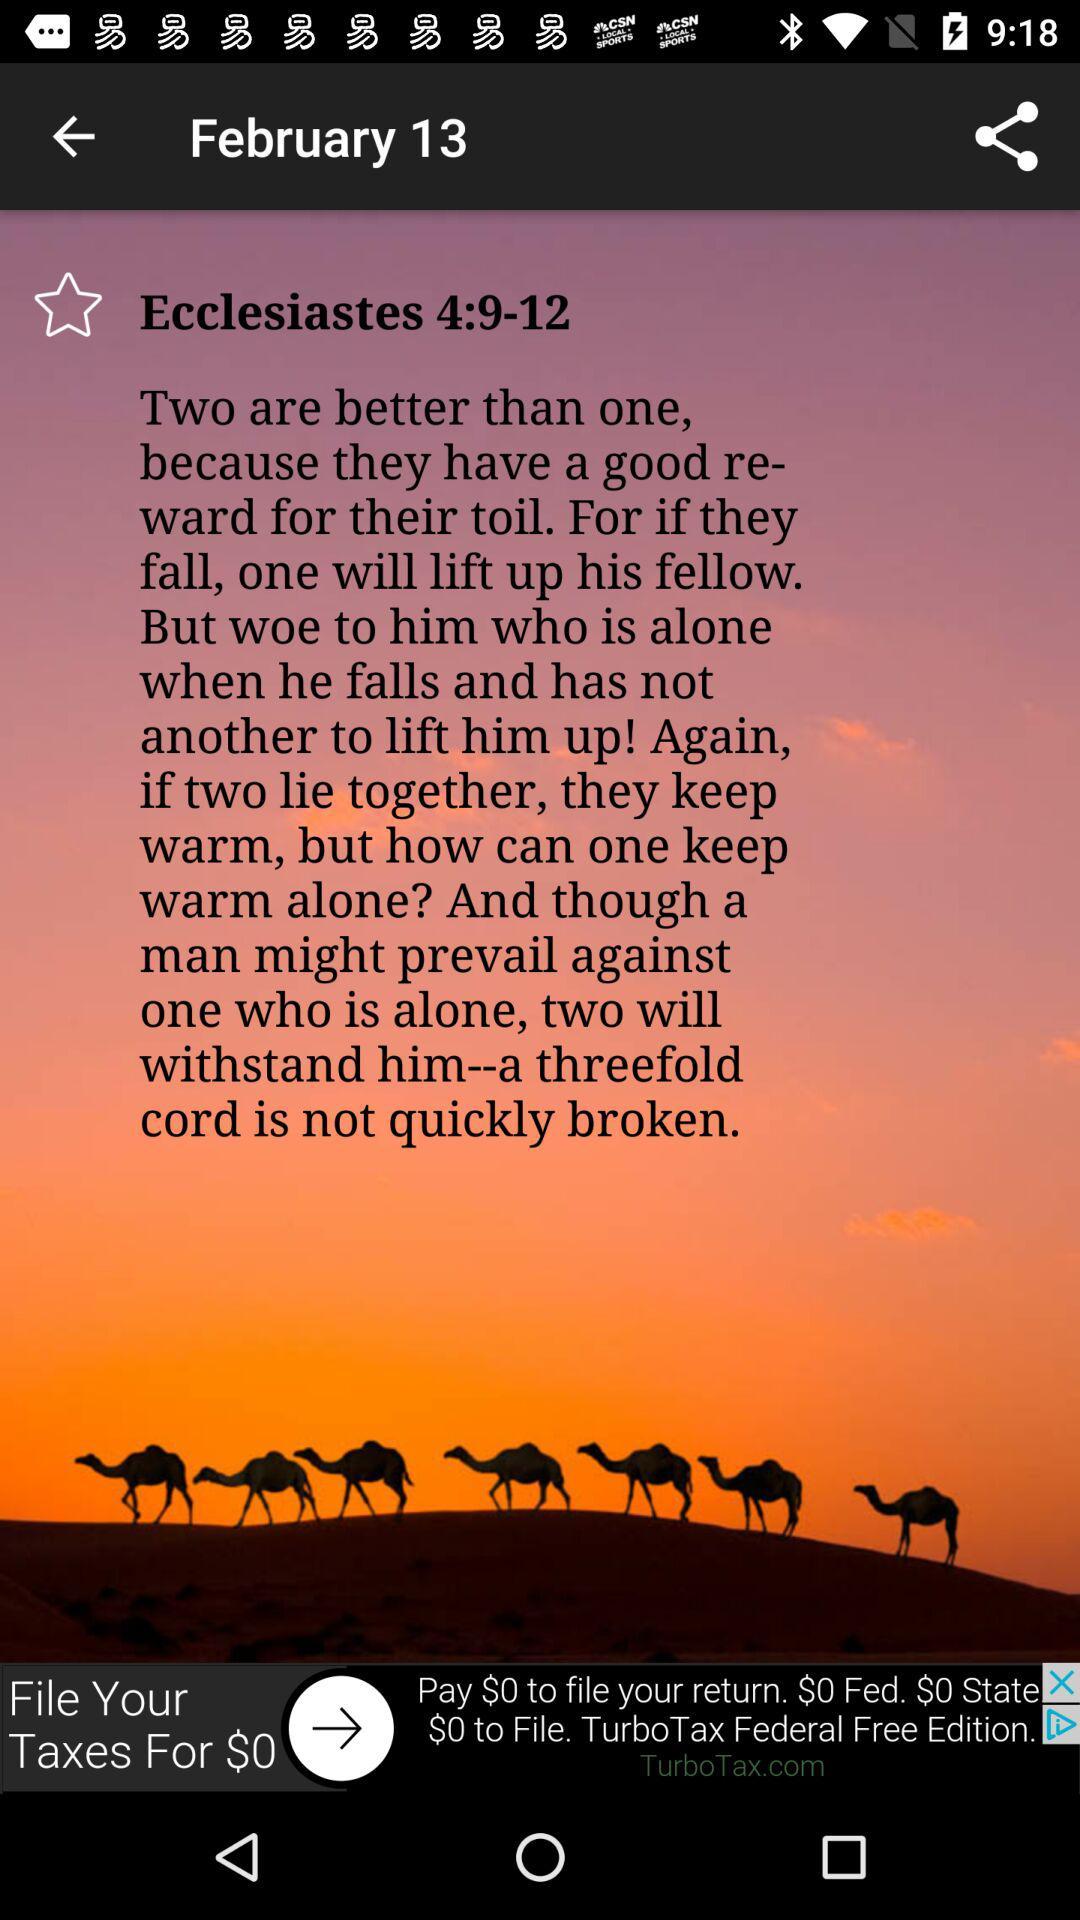  Describe the element at coordinates (67, 303) in the screenshot. I see `to favorites` at that location.